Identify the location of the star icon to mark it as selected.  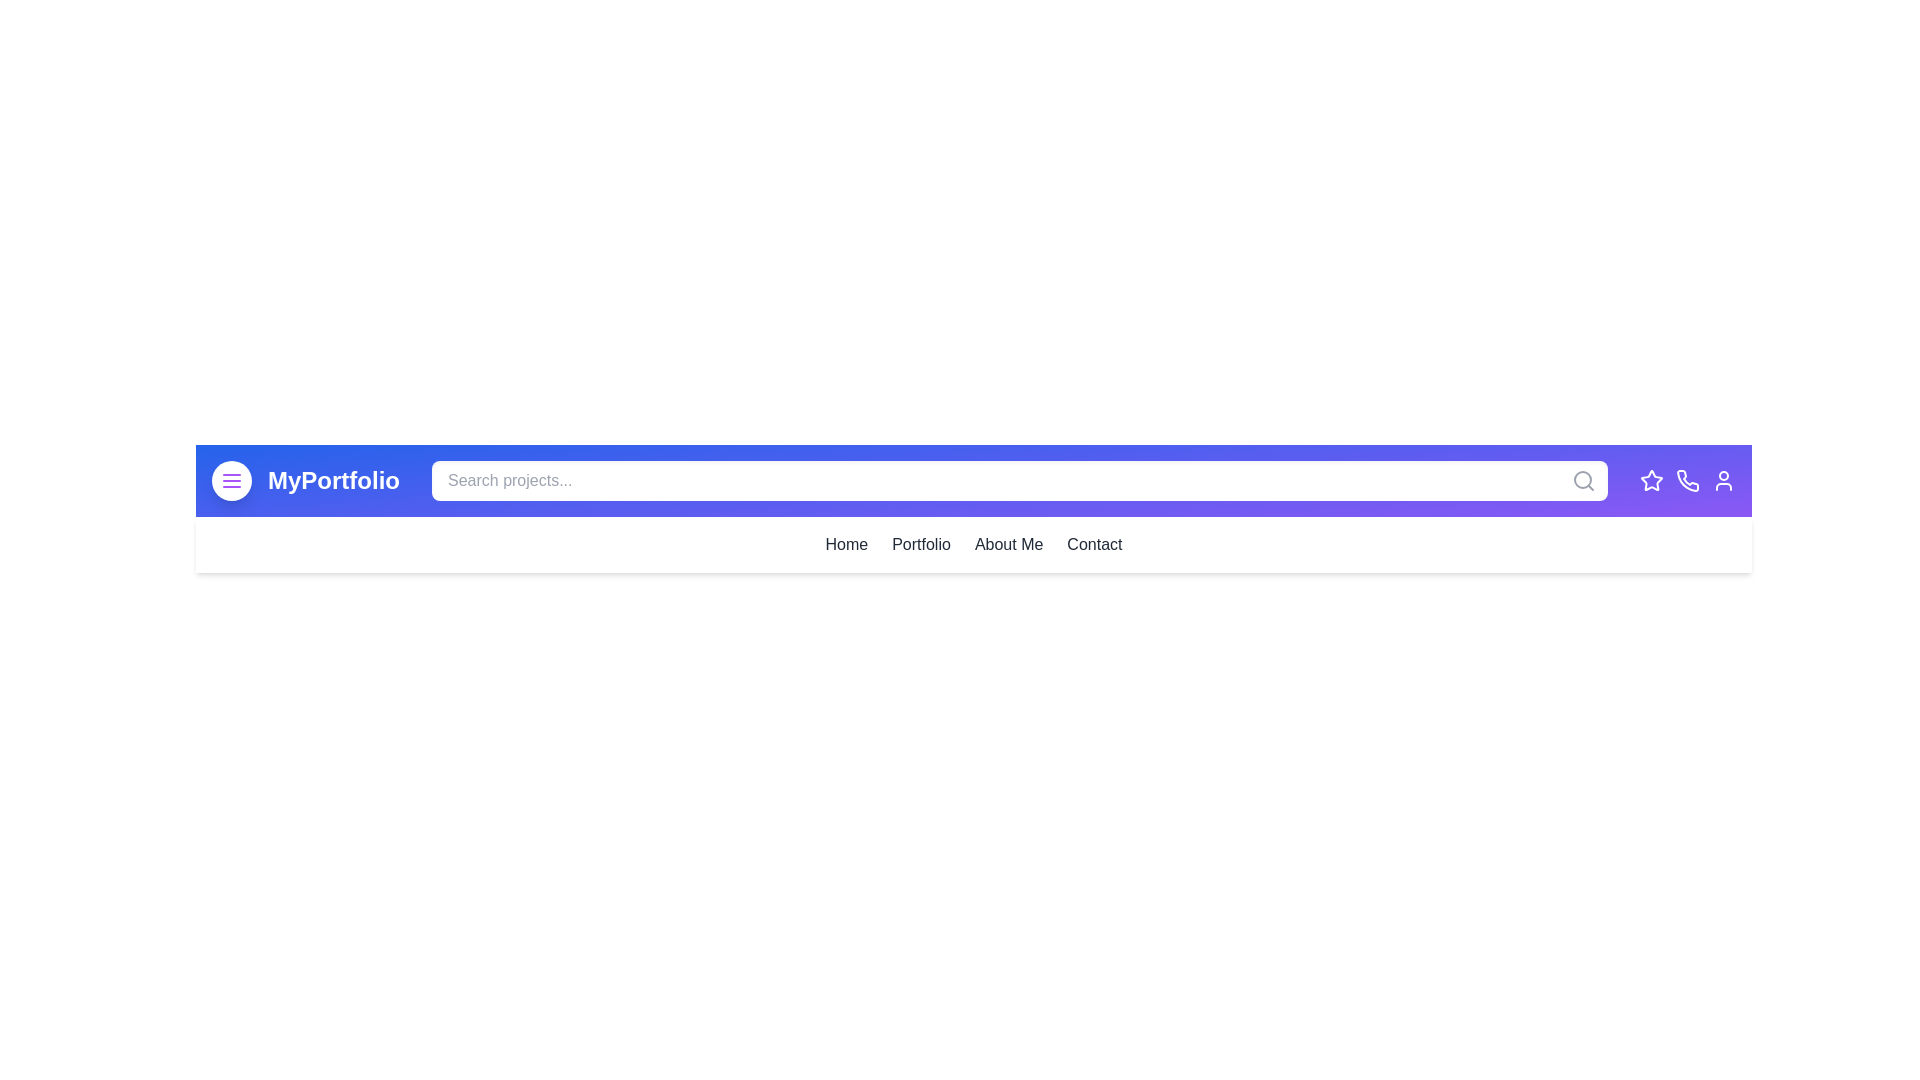
(1651, 481).